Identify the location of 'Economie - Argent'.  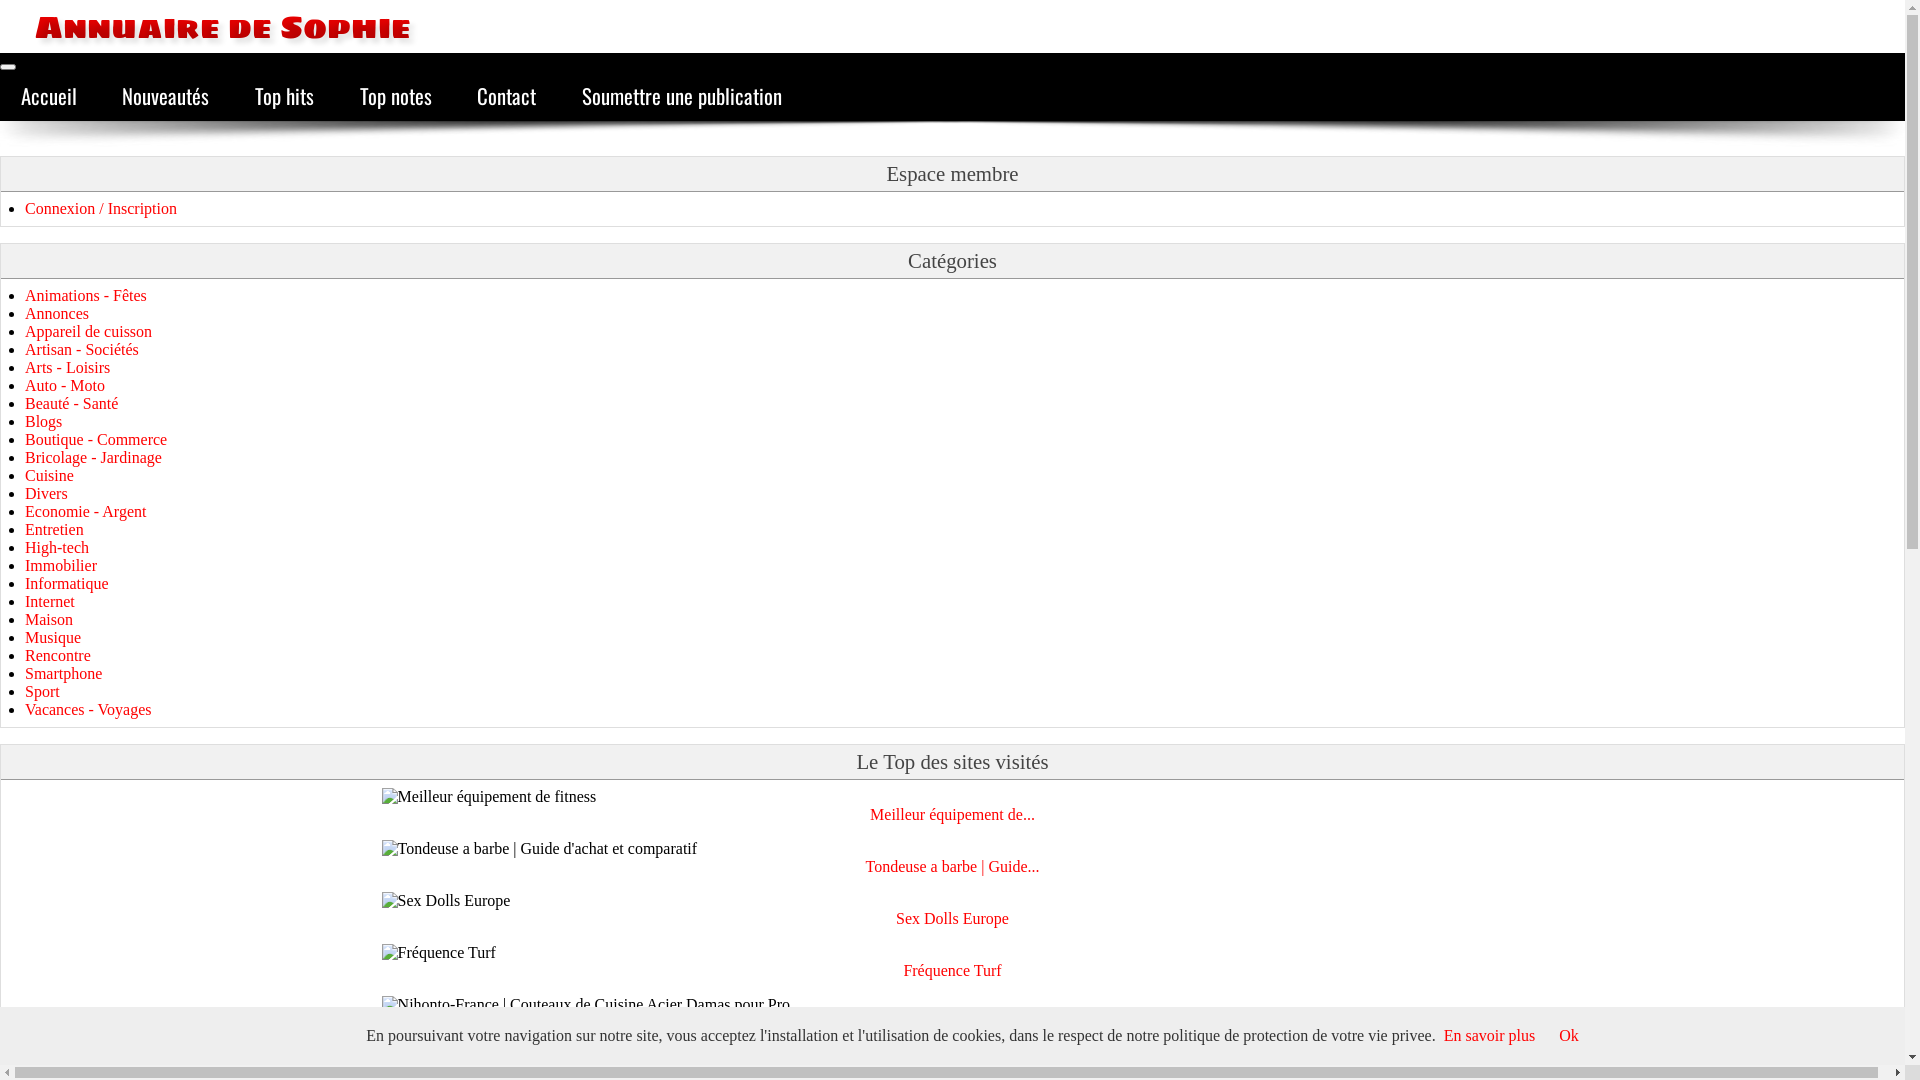
(84, 510).